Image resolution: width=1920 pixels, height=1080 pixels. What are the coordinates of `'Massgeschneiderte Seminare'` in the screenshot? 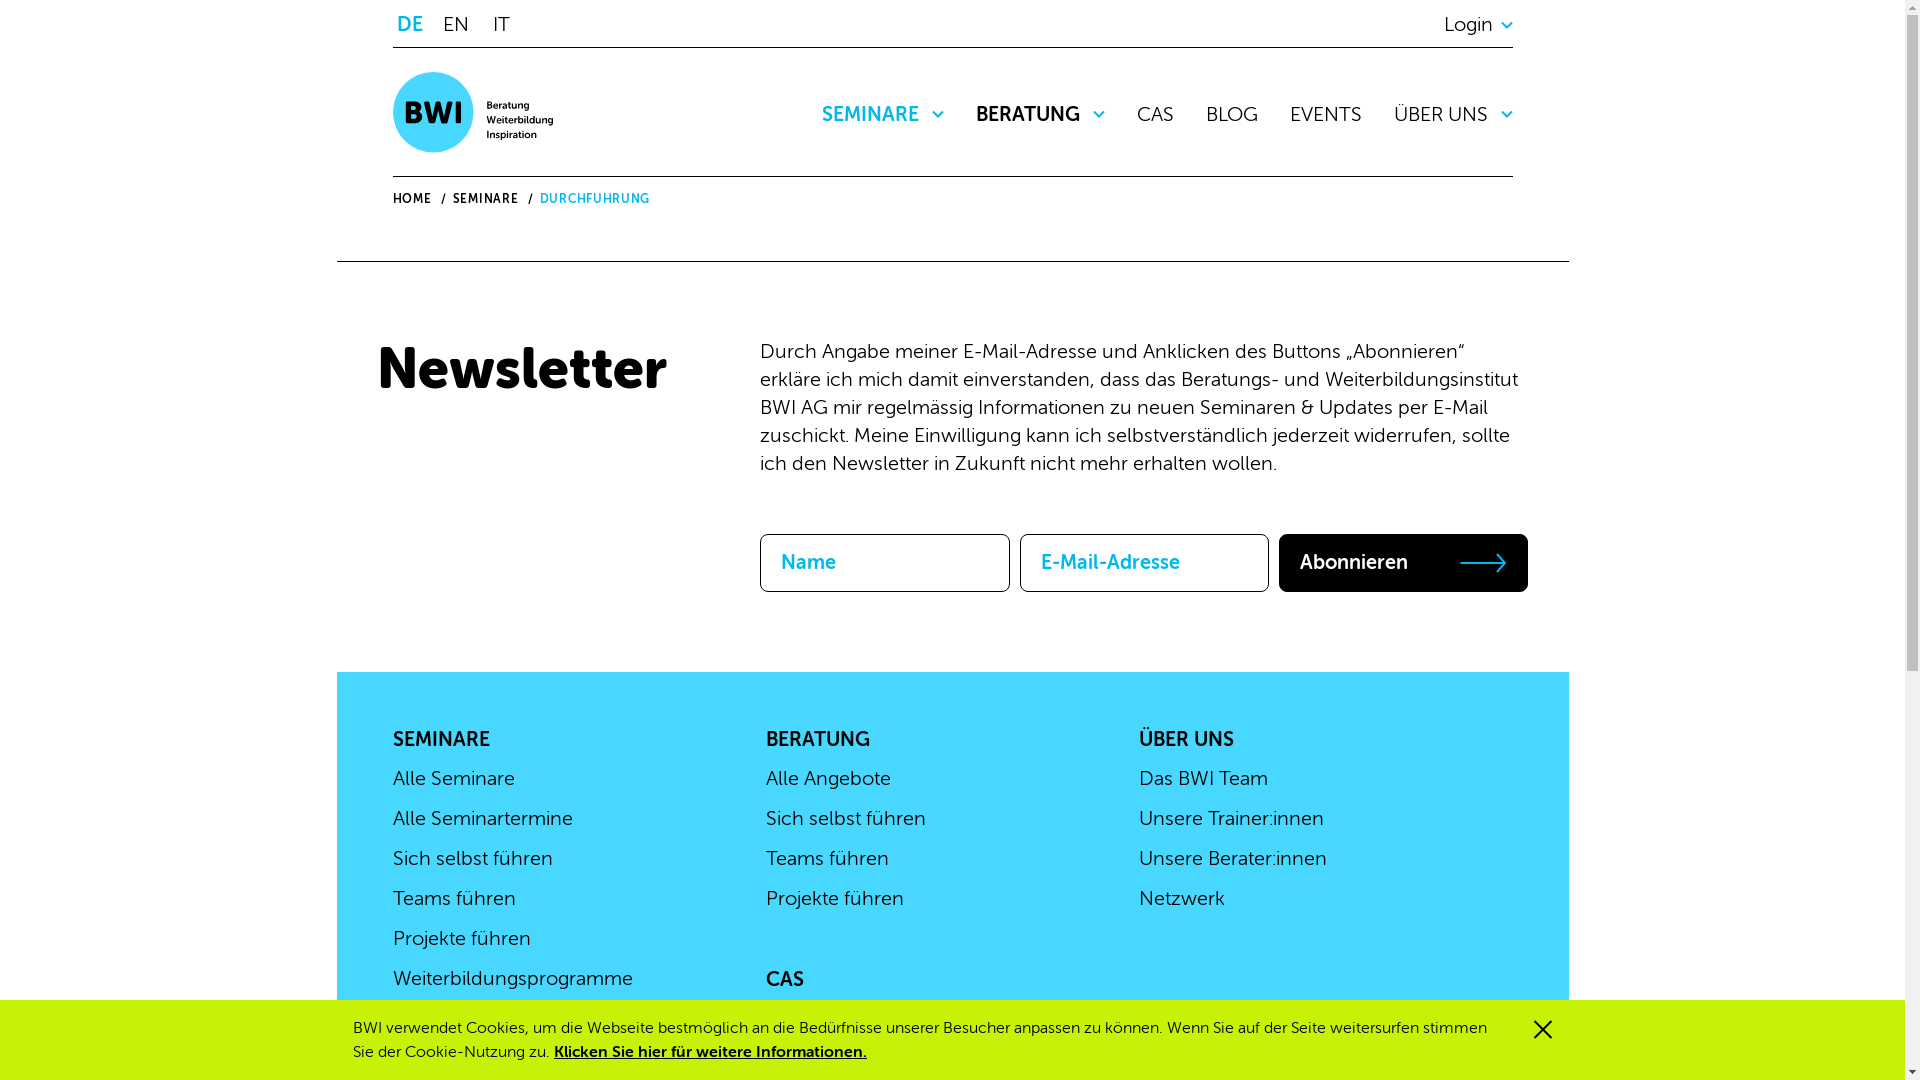 It's located at (523, 1018).